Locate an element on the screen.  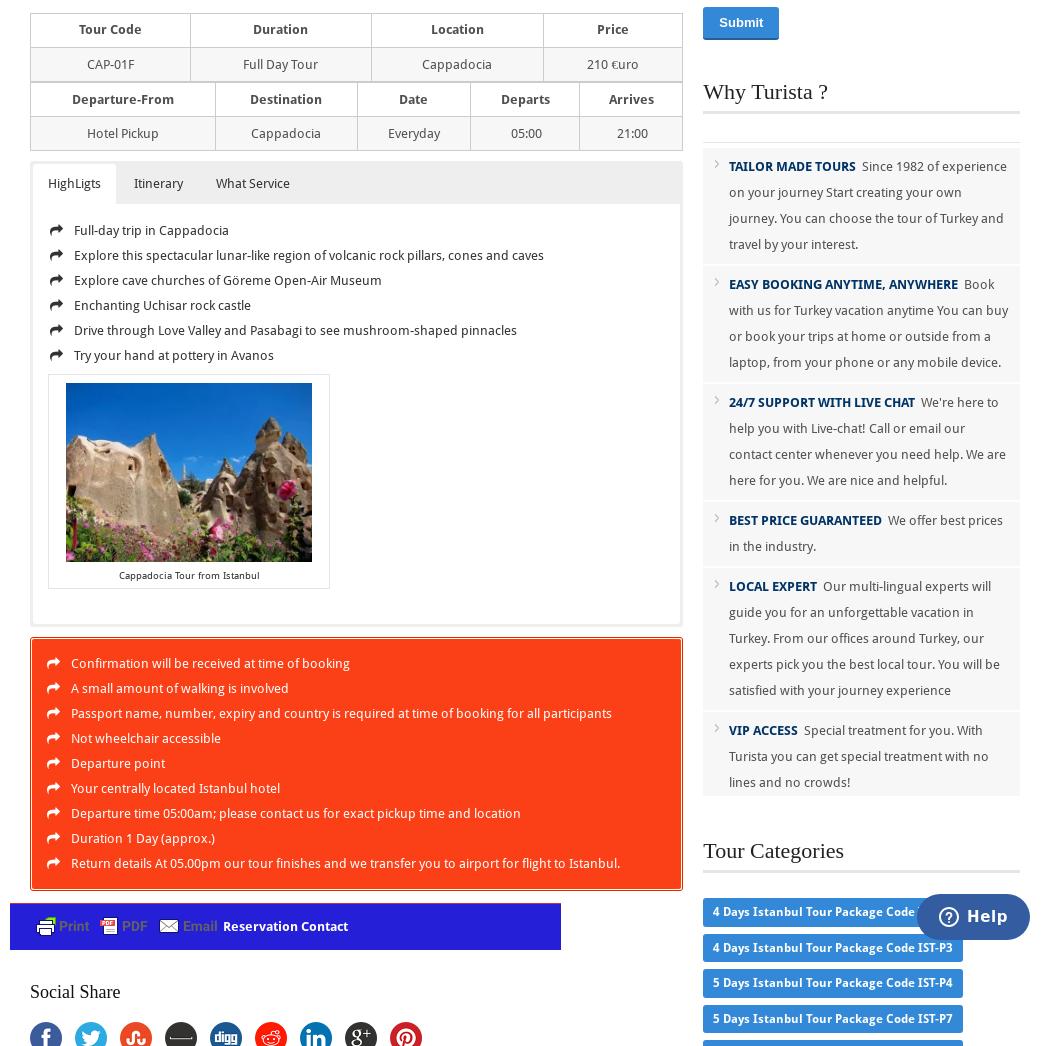
'Our multi-lingual experts will guide you for an unforgettable vacation in Turkey. From our offices around Turkey, our experts pick you the best local tour. You will be satisfied with your journey experience' is located at coordinates (728, 637).